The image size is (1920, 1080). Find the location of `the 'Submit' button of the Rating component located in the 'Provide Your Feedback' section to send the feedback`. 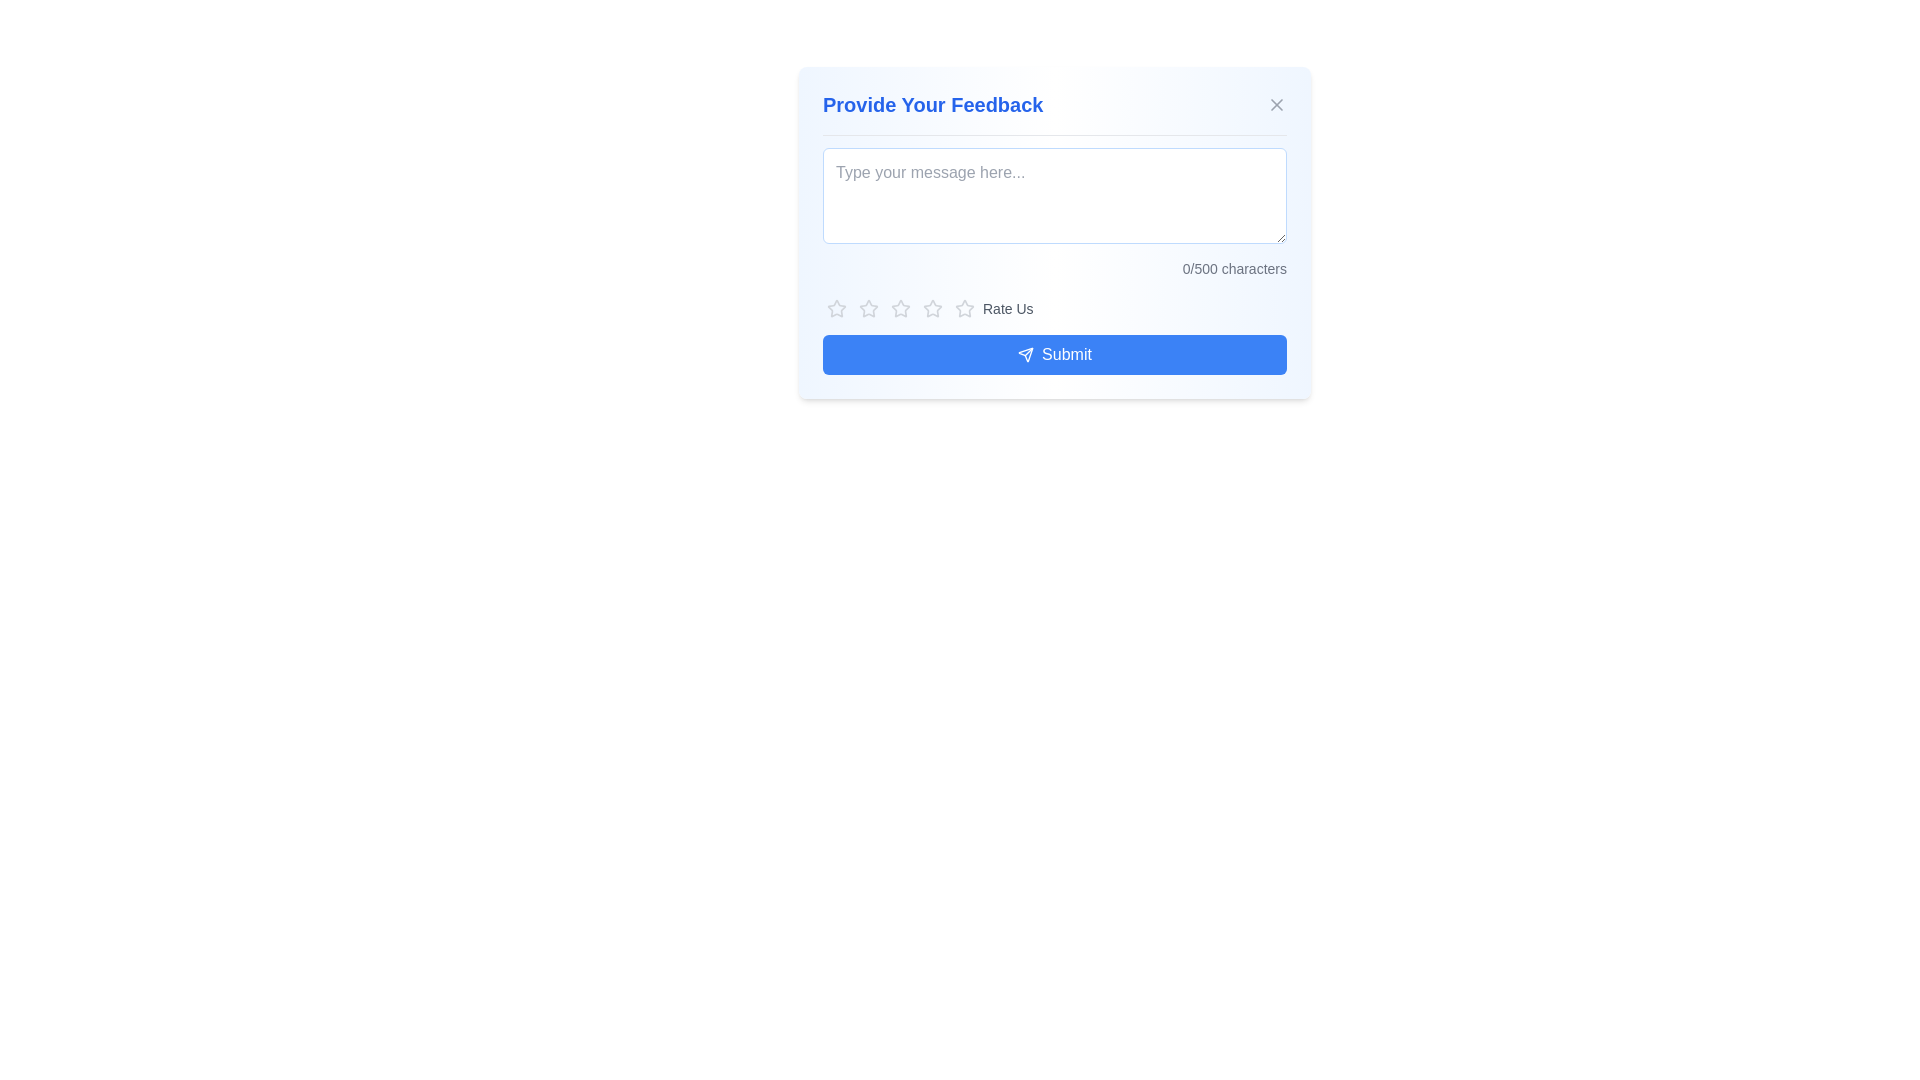

the 'Submit' button of the Rating component located in the 'Provide Your Feedback' section to send the feedback is located at coordinates (1054, 334).